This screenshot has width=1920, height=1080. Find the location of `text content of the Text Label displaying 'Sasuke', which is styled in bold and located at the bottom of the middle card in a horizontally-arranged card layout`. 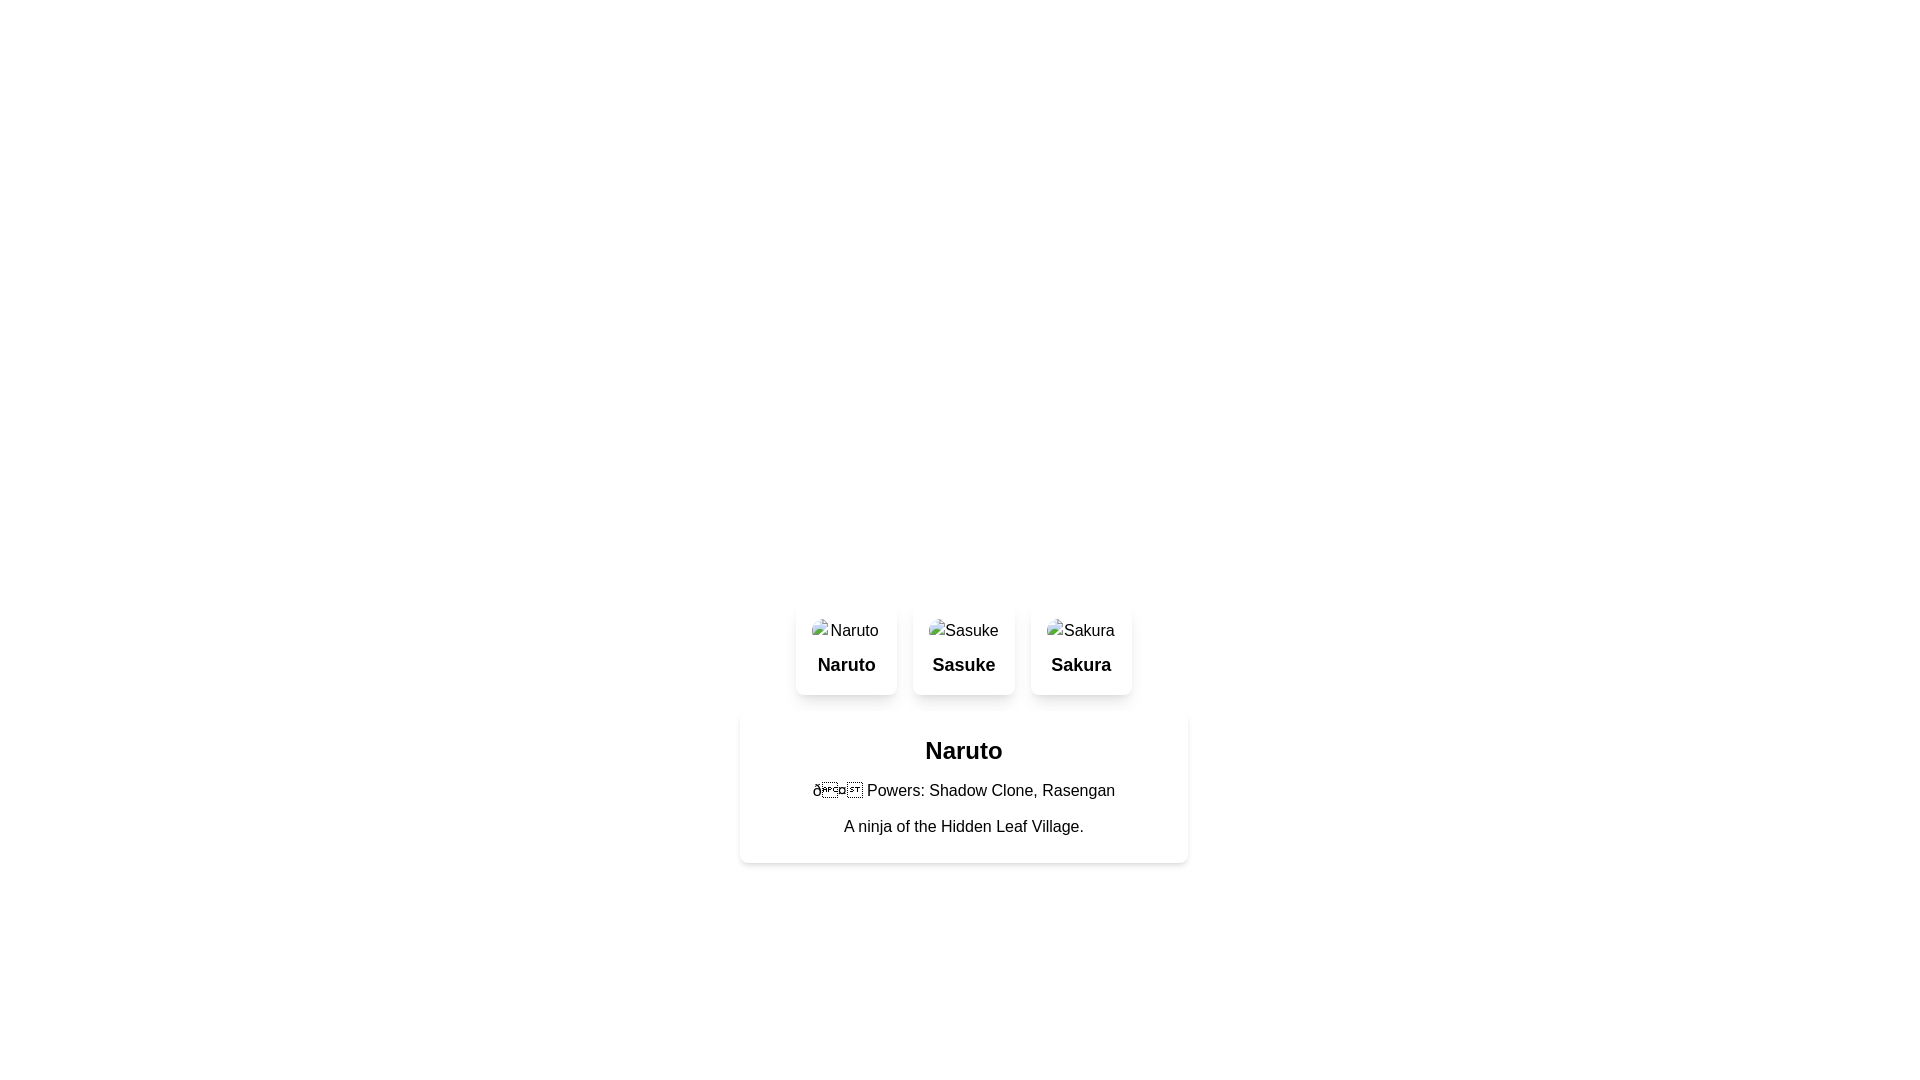

text content of the Text Label displaying 'Sasuke', which is styled in bold and located at the bottom of the middle card in a horizontally-arranged card layout is located at coordinates (964, 664).